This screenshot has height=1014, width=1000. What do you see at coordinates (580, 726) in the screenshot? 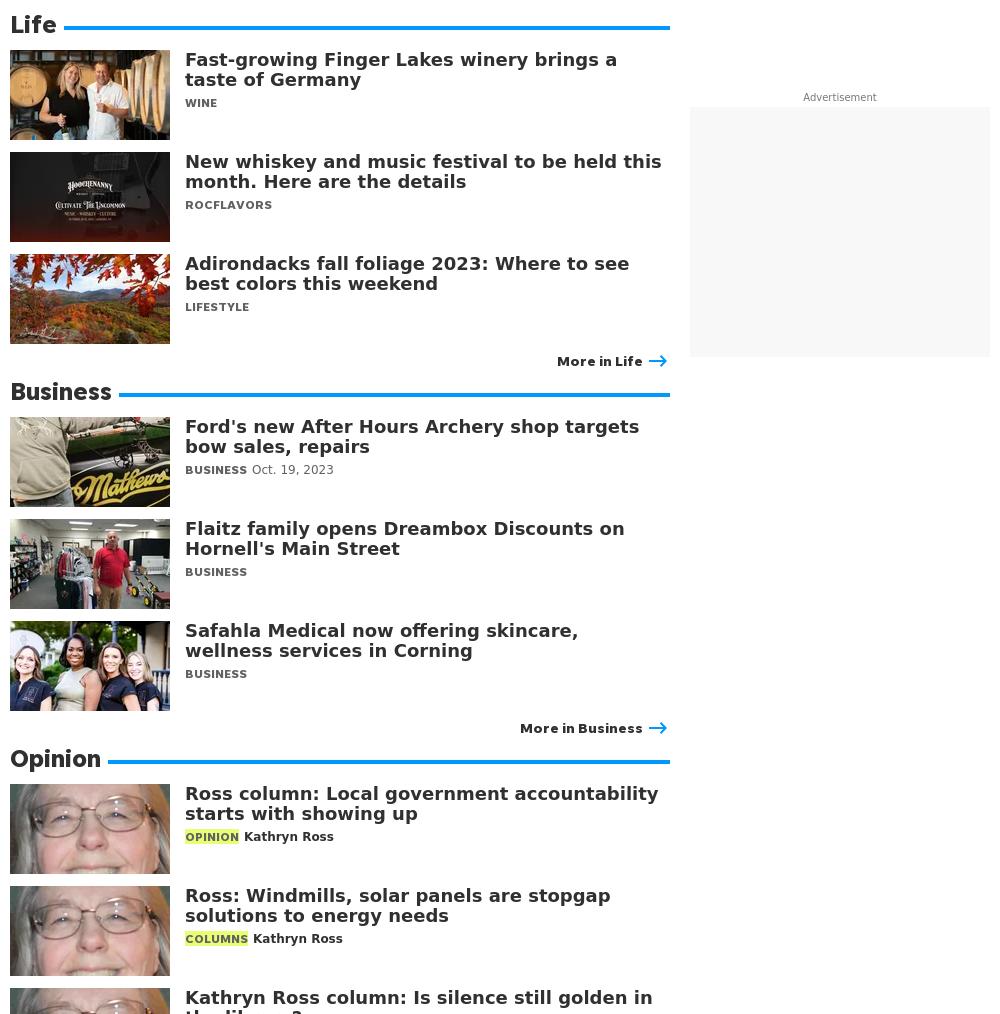
I see `'More in Business'` at bounding box center [580, 726].